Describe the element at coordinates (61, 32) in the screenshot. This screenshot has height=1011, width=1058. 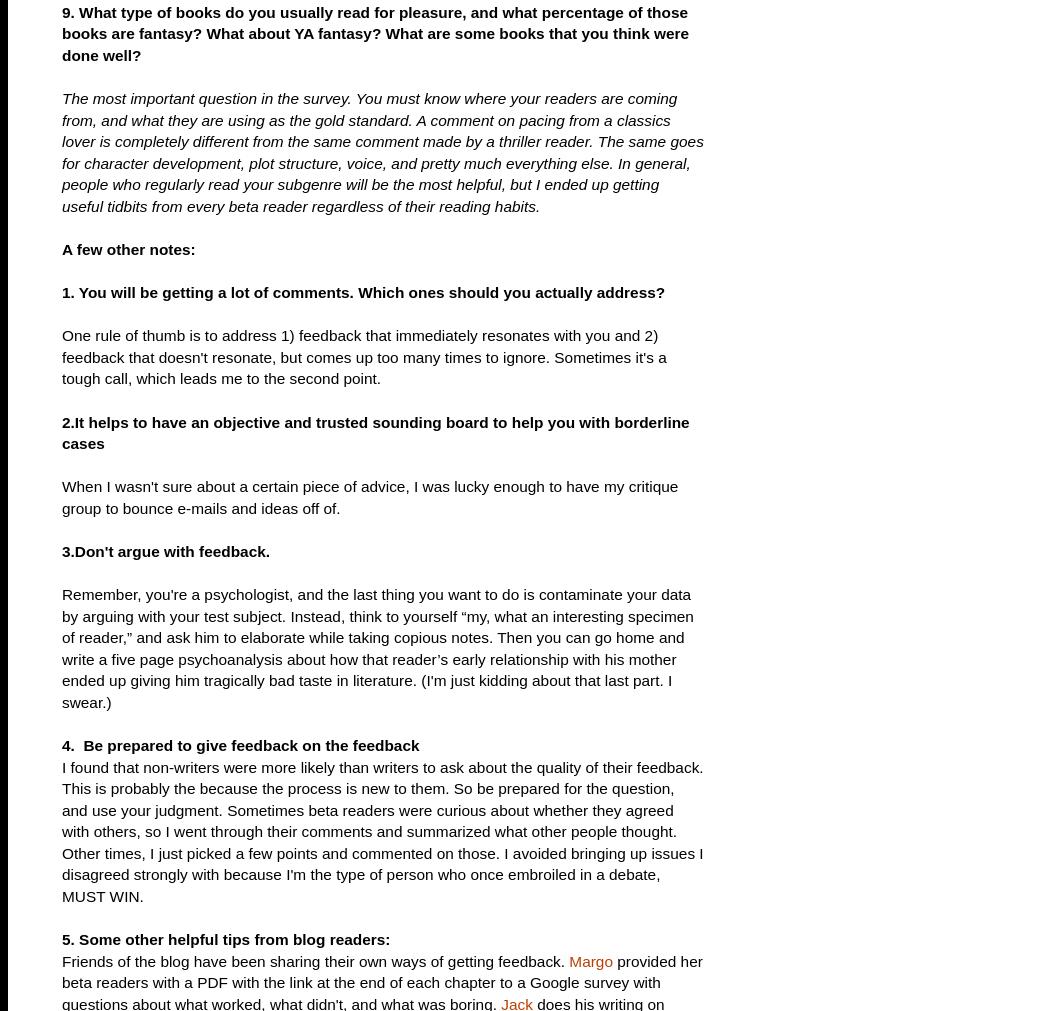
I see `'9.  What type of books do you usually read for pleasure, and what percentage of those books are fantasy?  What about YA fantasy? What are some books that you think were done well?'` at that location.